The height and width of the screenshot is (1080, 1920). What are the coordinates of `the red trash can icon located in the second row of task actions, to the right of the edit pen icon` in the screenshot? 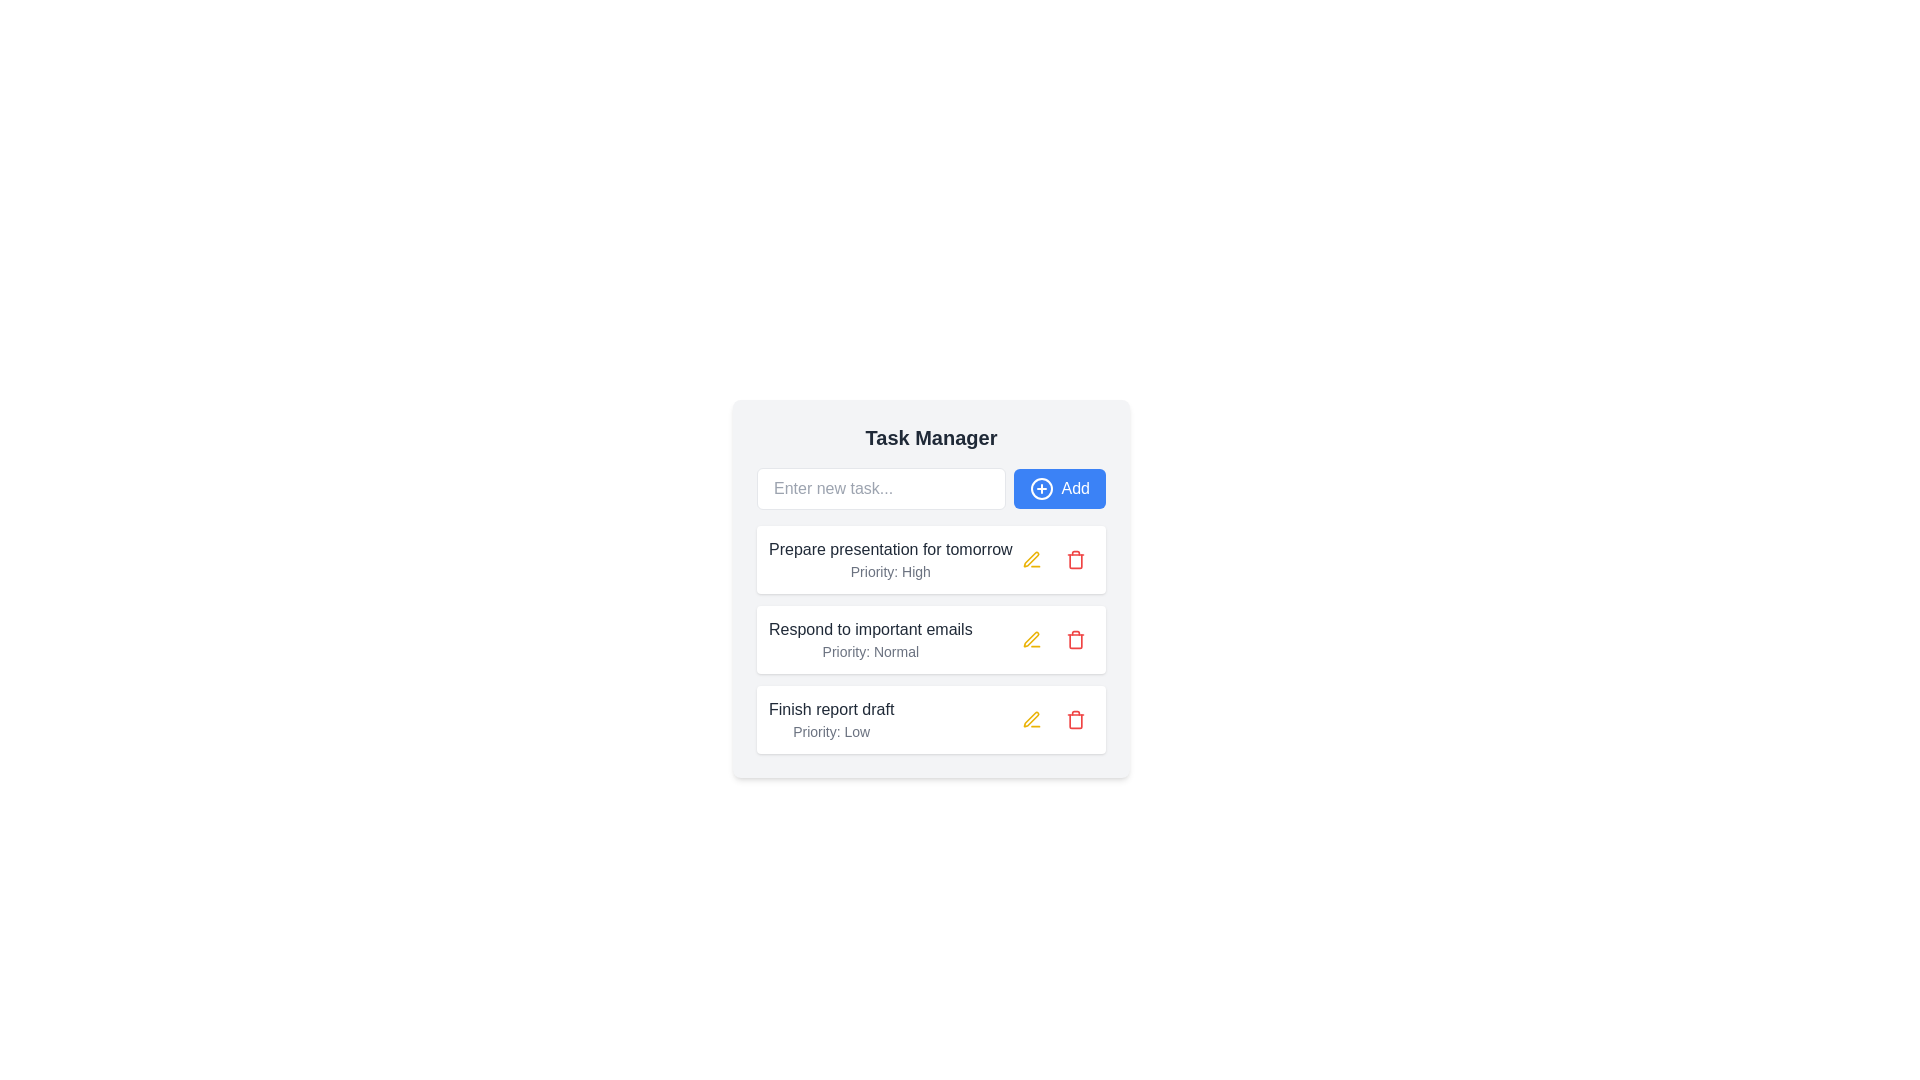 It's located at (1074, 640).